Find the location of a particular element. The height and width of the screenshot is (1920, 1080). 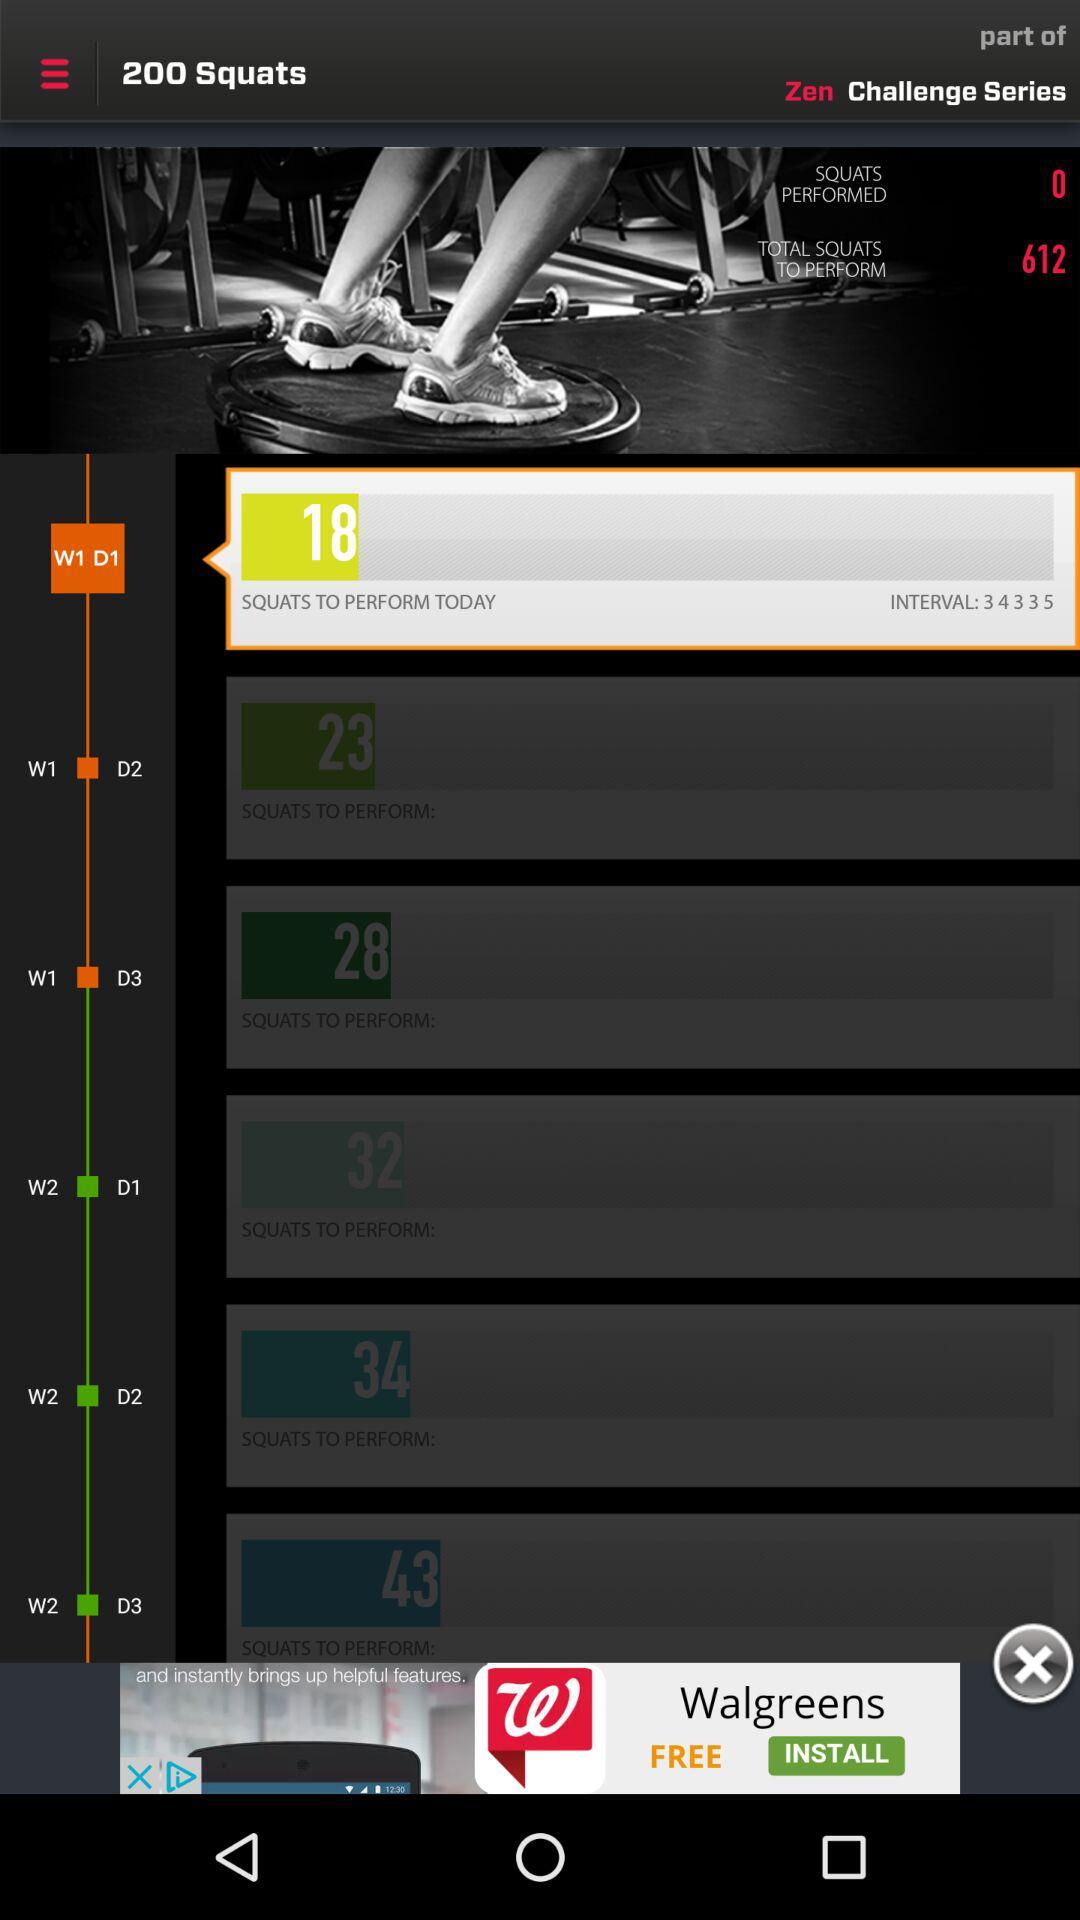

menu is located at coordinates (53, 73).